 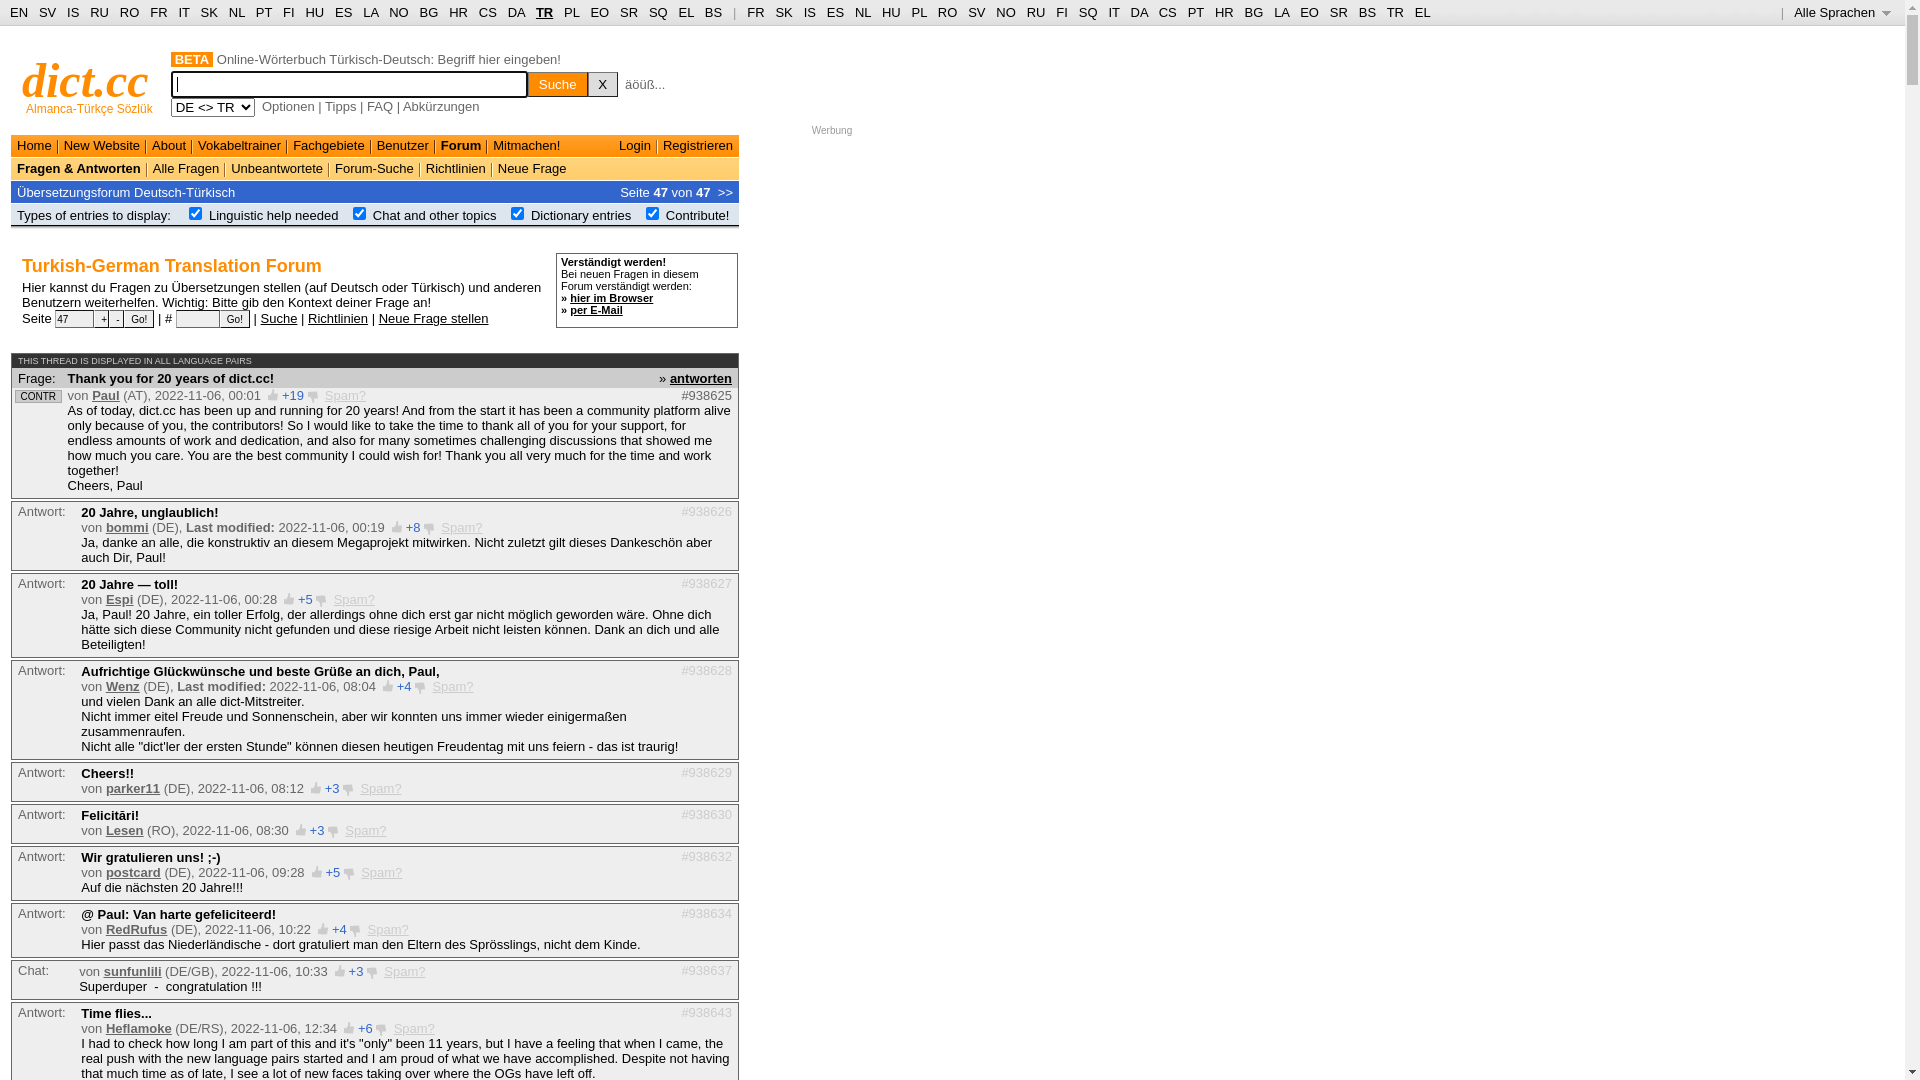 I want to click on 'on', so click(x=195, y=213).